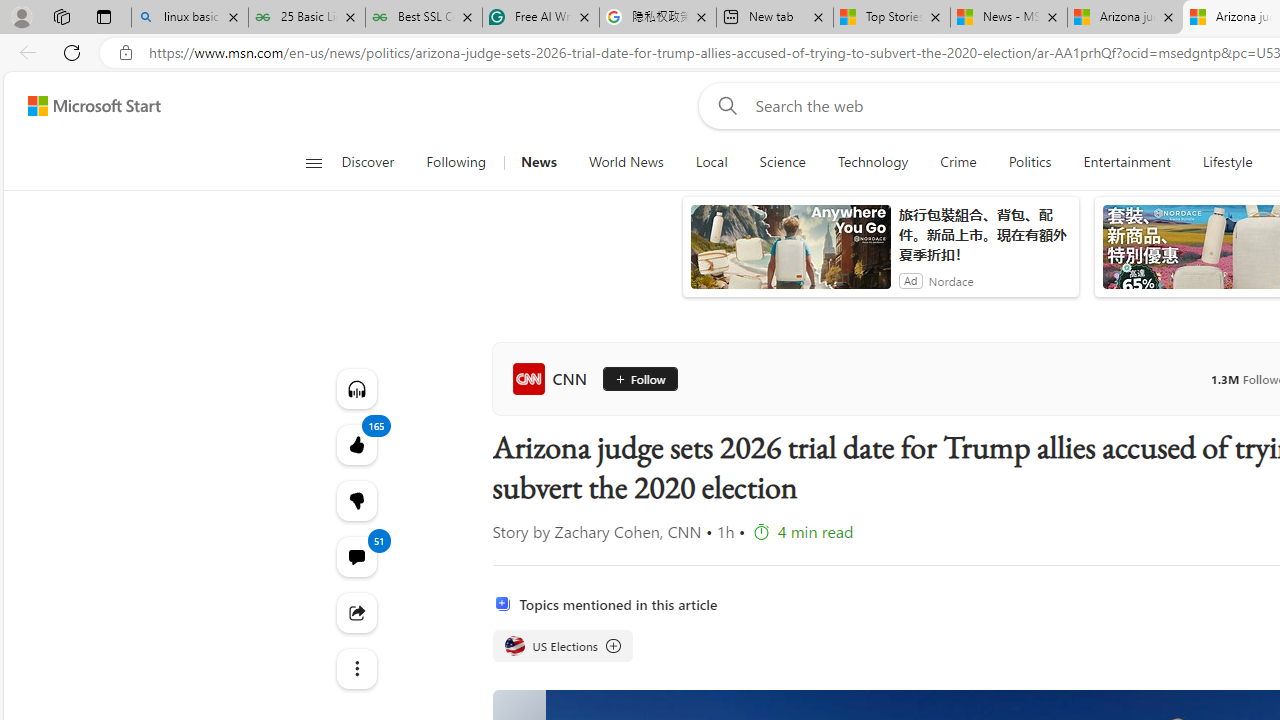 The width and height of the screenshot is (1280, 720). What do you see at coordinates (1226, 162) in the screenshot?
I see `'Lifestyle'` at bounding box center [1226, 162].